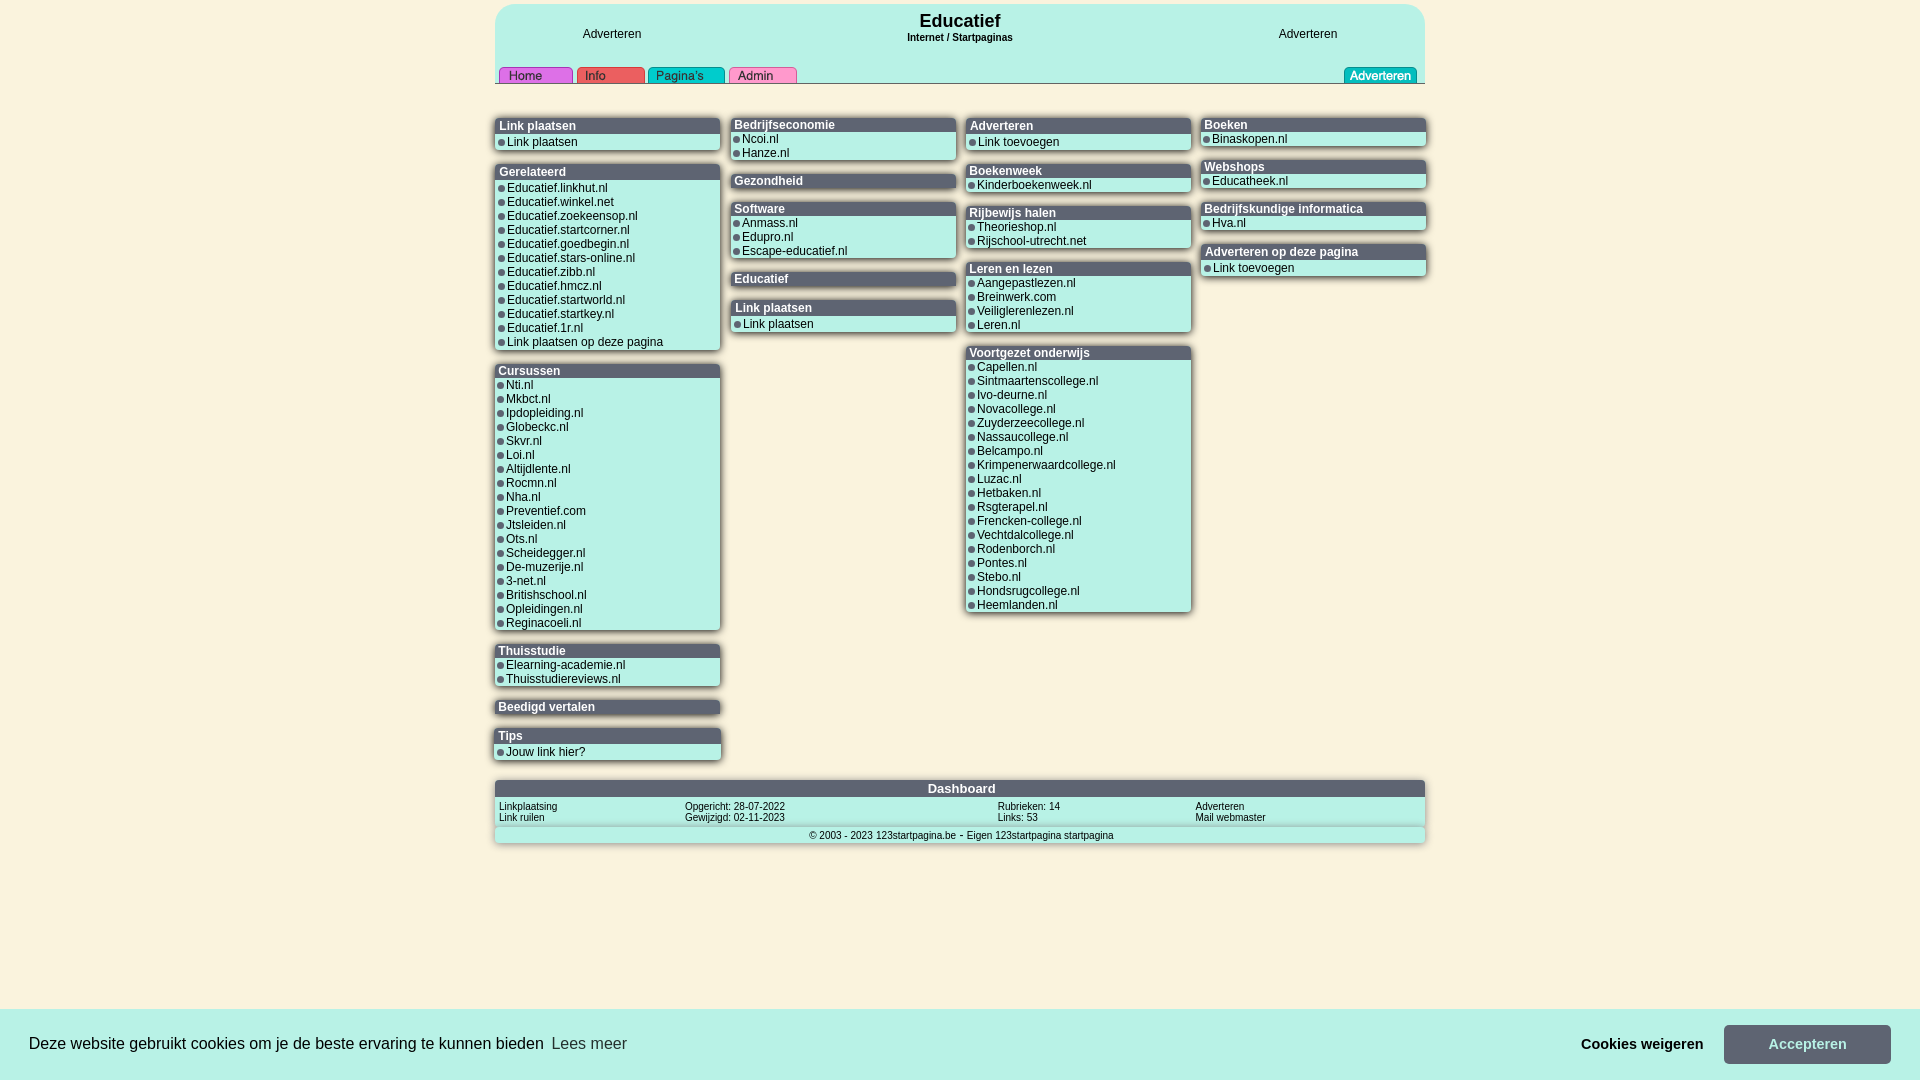 This screenshot has width=1920, height=1080. I want to click on 'Educatief.hmcz.nl', so click(507, 285).